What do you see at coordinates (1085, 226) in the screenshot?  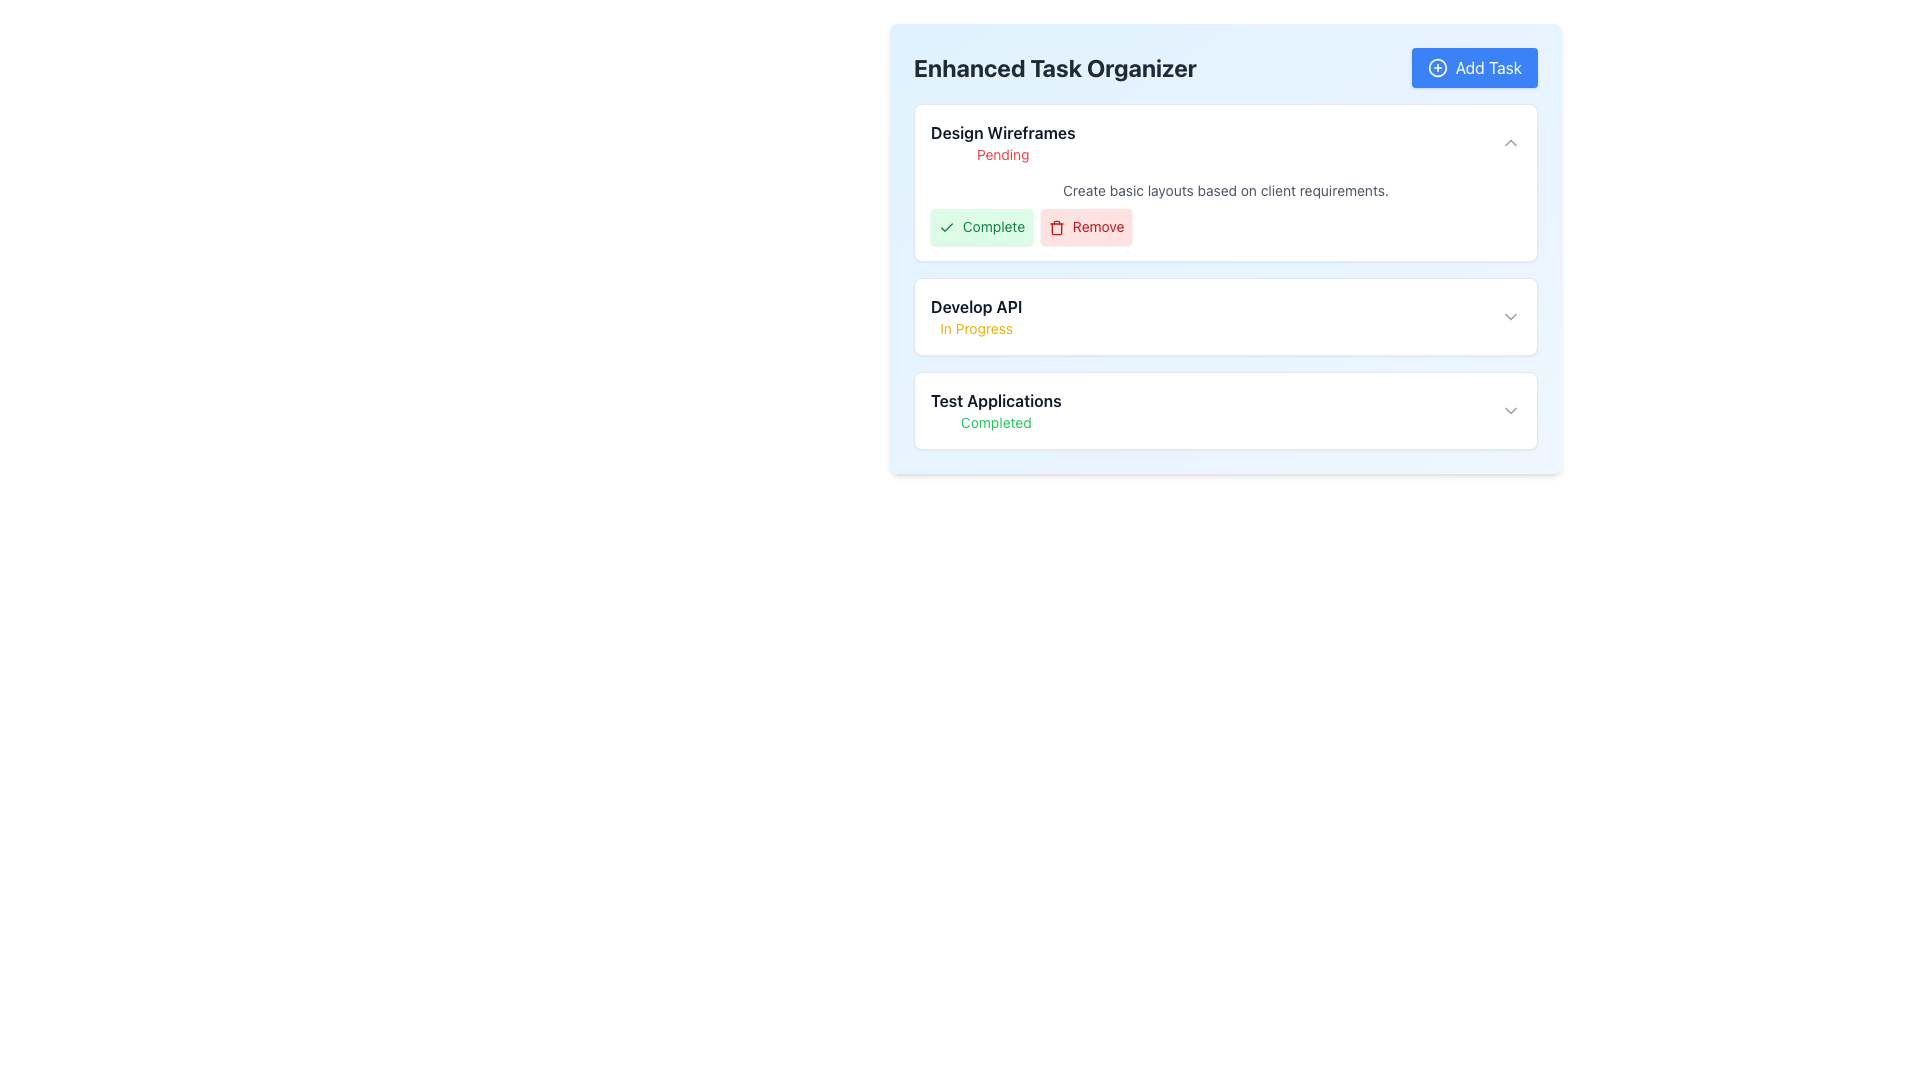 I see `the 'Remove' button with a red background and text, located in the 'Design Wireframes' task card` at bounding box center [1085, 226].